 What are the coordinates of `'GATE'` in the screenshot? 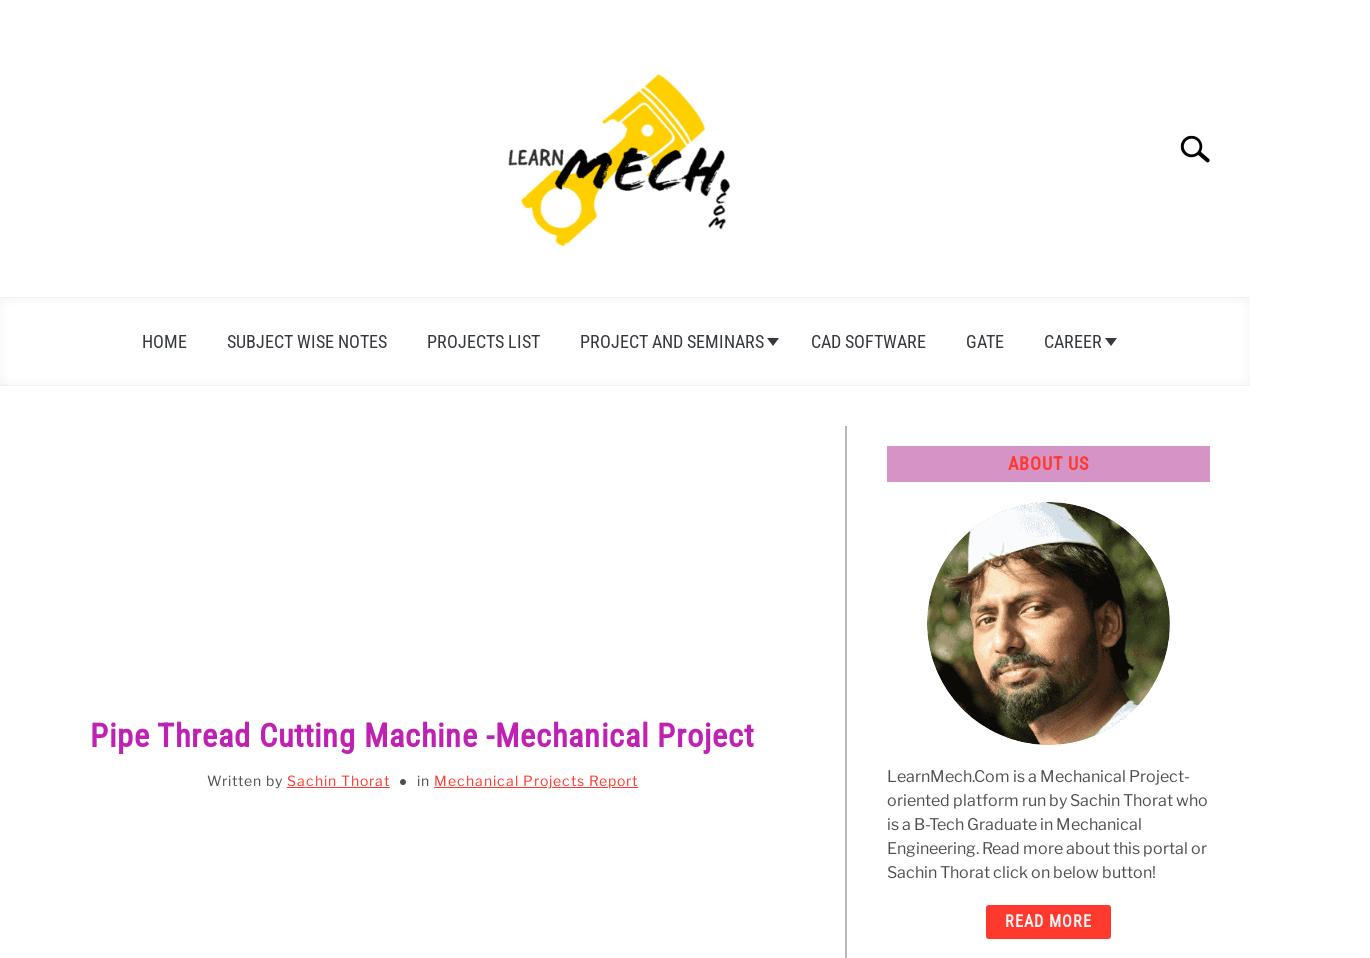 It's located at (983, 340).